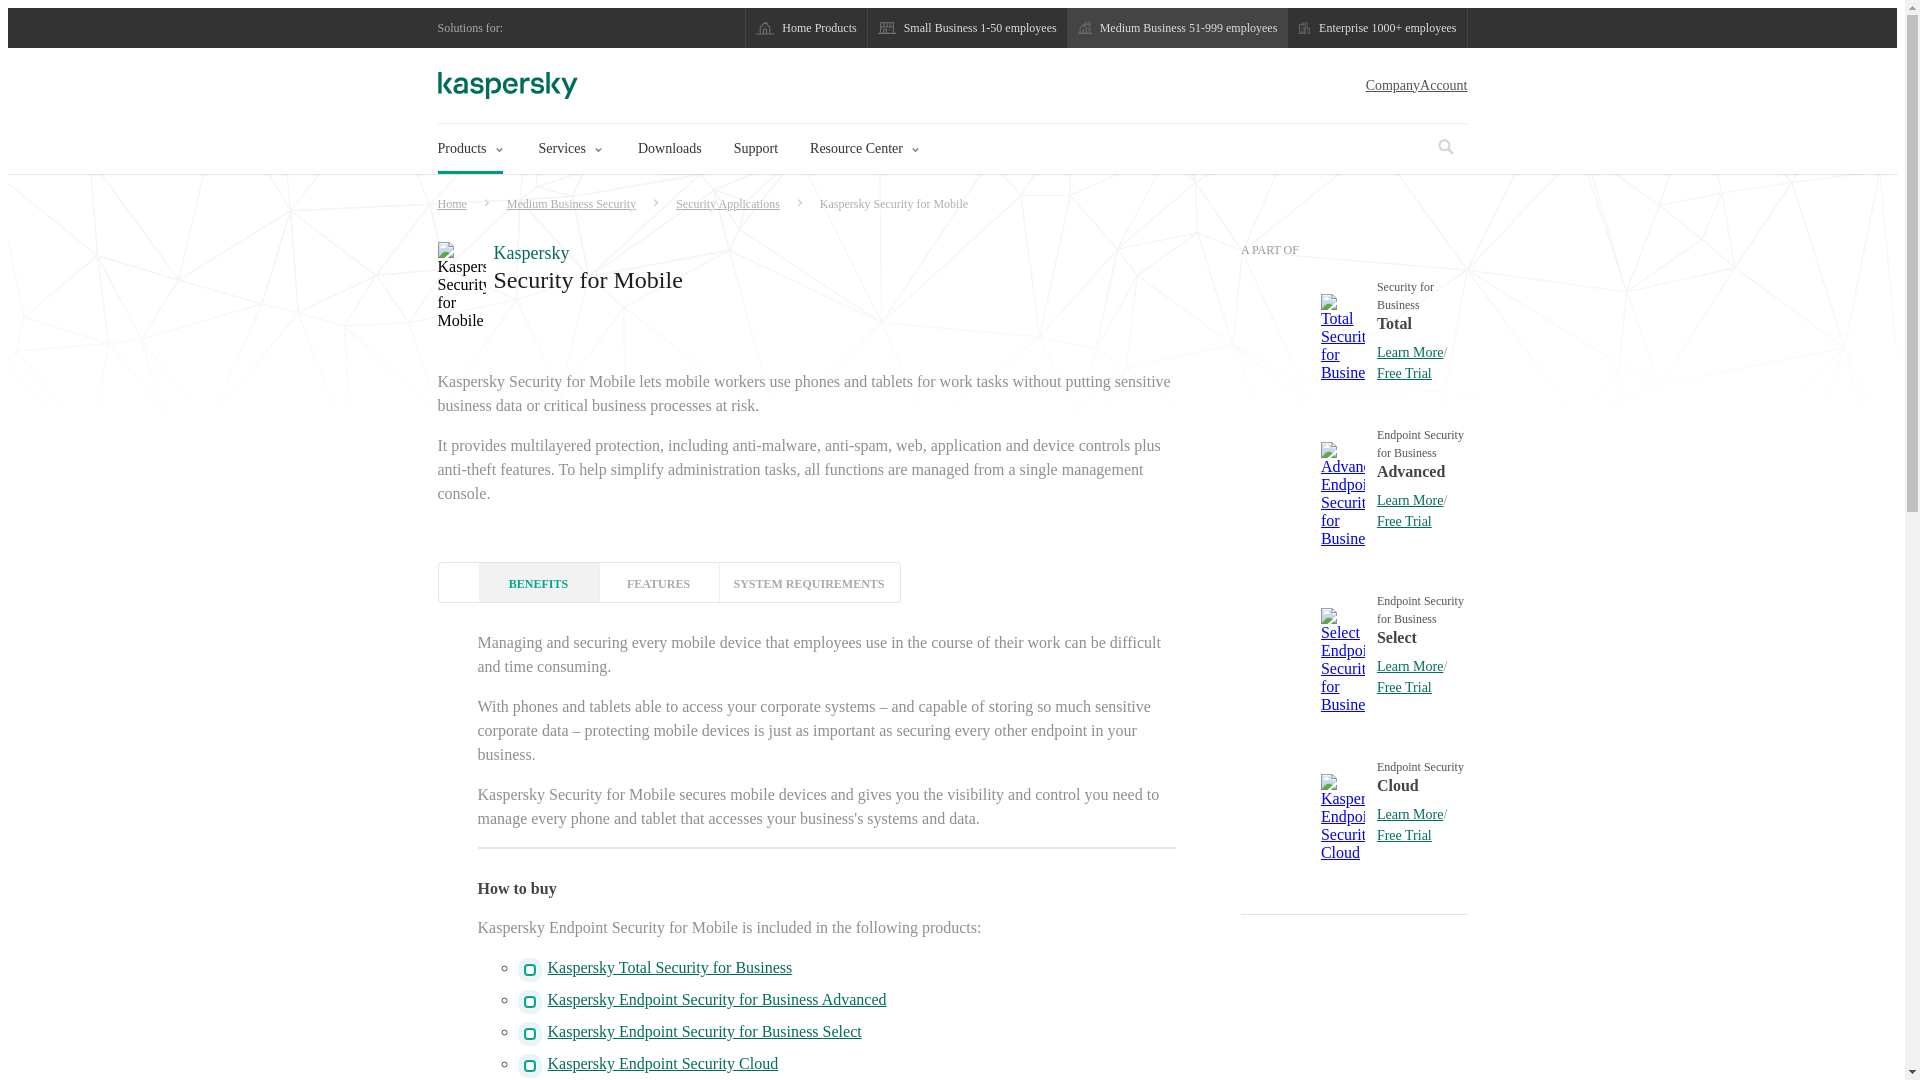 This screenshot has height=1080, width=1920. I want to click on 'Resource Center', so click(914, 148).